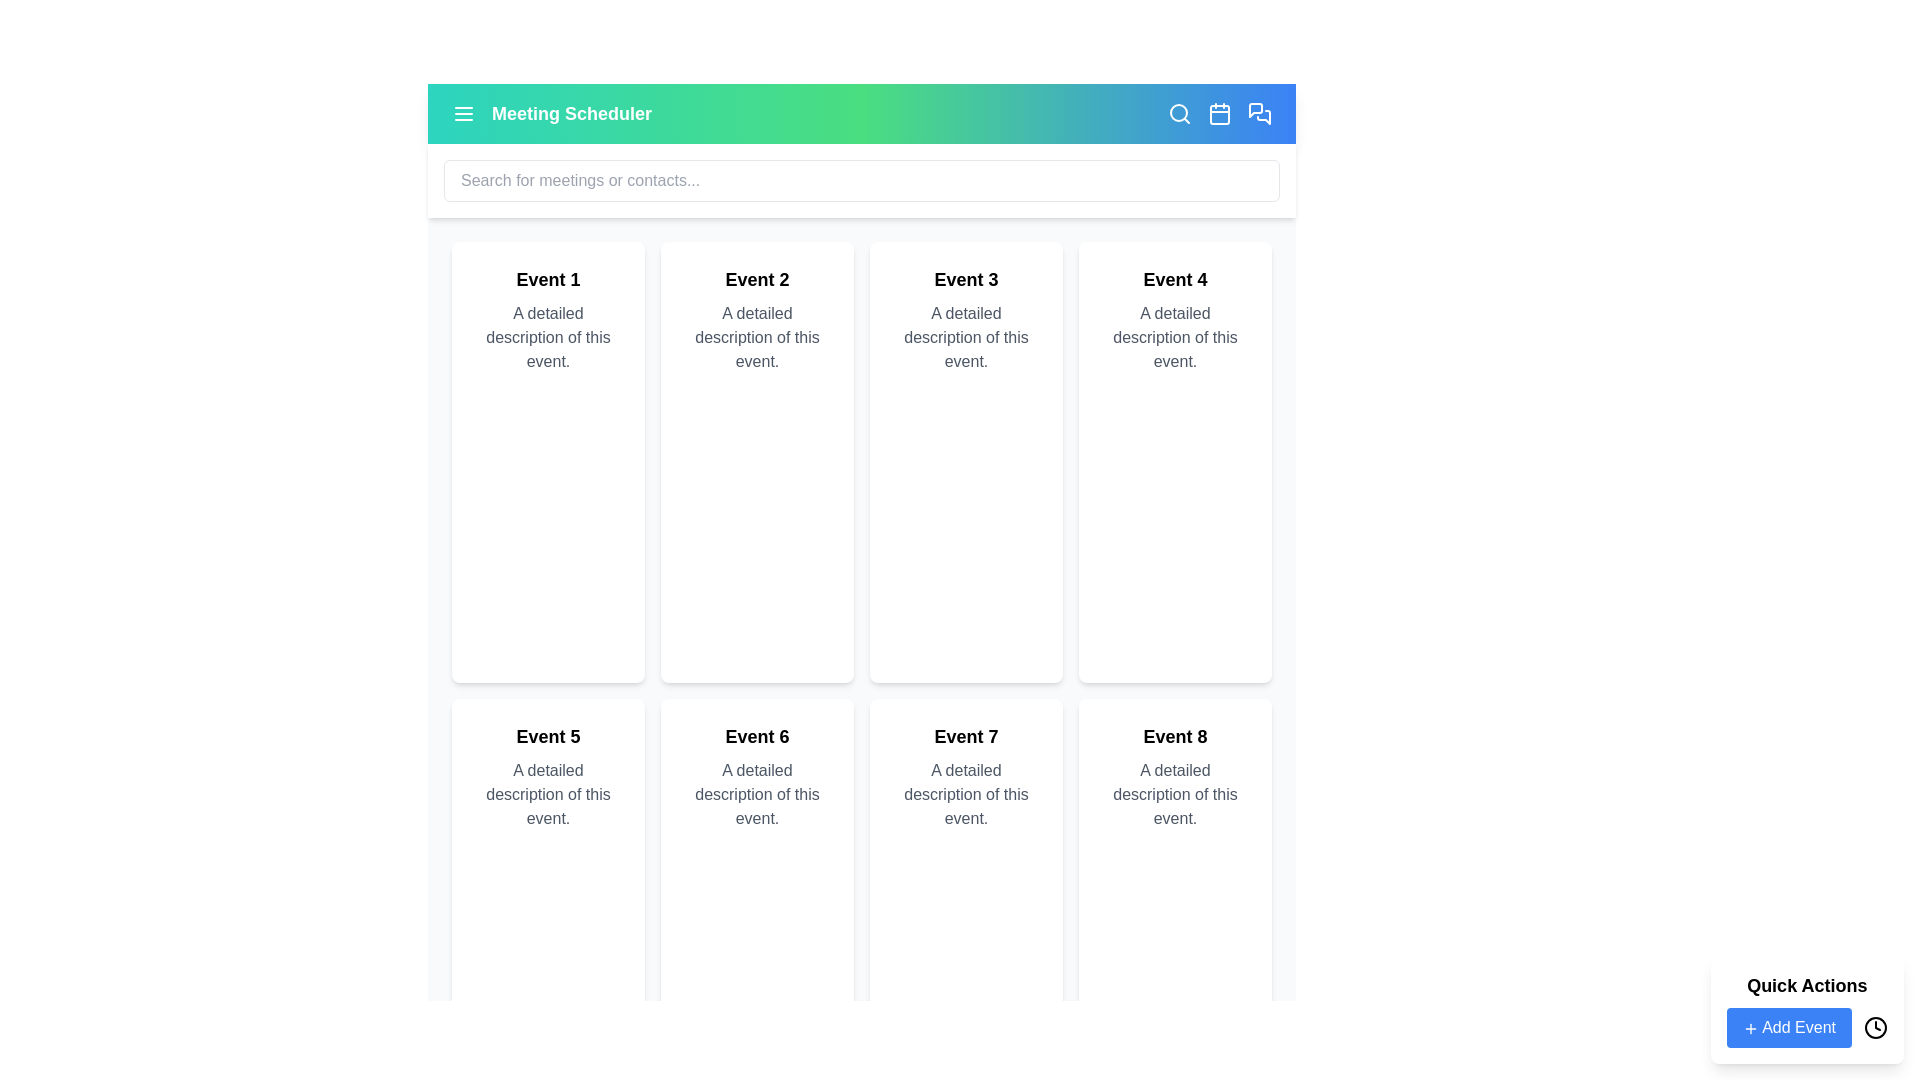 Image resolution: width=1920 pixels, height=1080 pixels. Describe the element at coordinates (966, 337) in the screenshot. I see `the static text element containing the description 'A detailed description of this event.' which is located below the title 'Event 3' in the third card of the grid` at that location.